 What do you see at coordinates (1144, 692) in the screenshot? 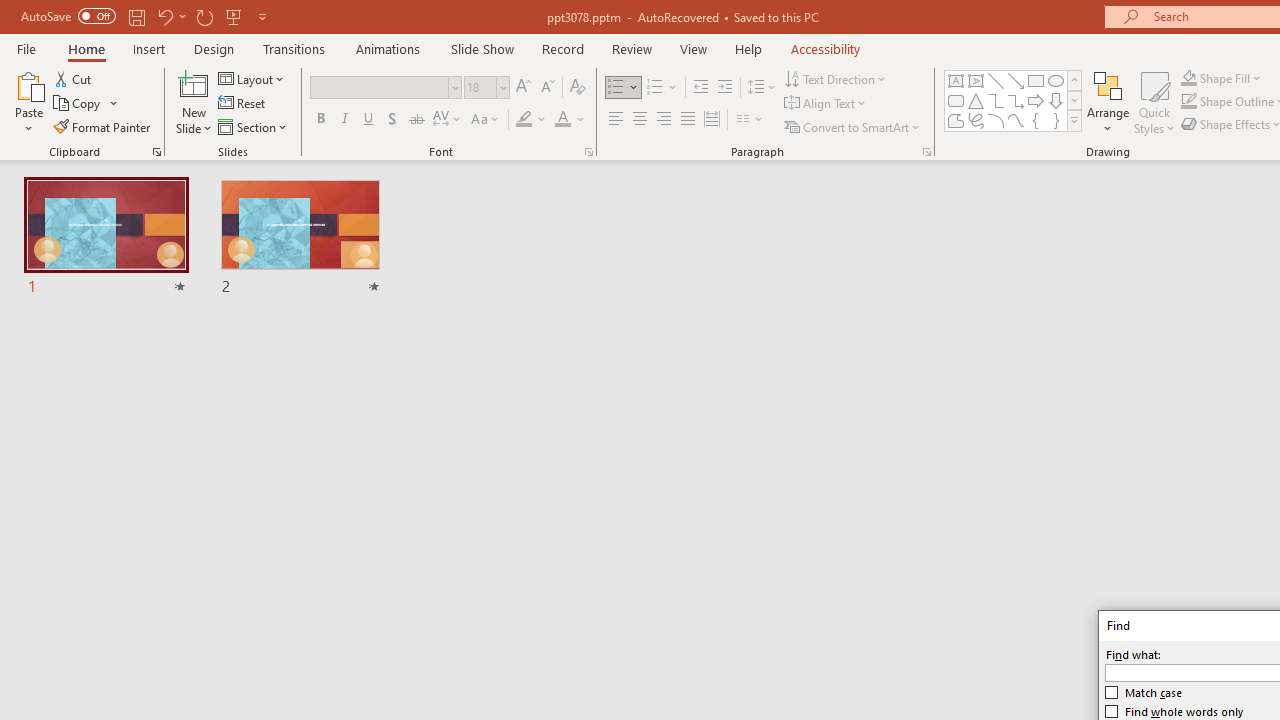
I see `'Match case'` at bounding box center [1144, 692].